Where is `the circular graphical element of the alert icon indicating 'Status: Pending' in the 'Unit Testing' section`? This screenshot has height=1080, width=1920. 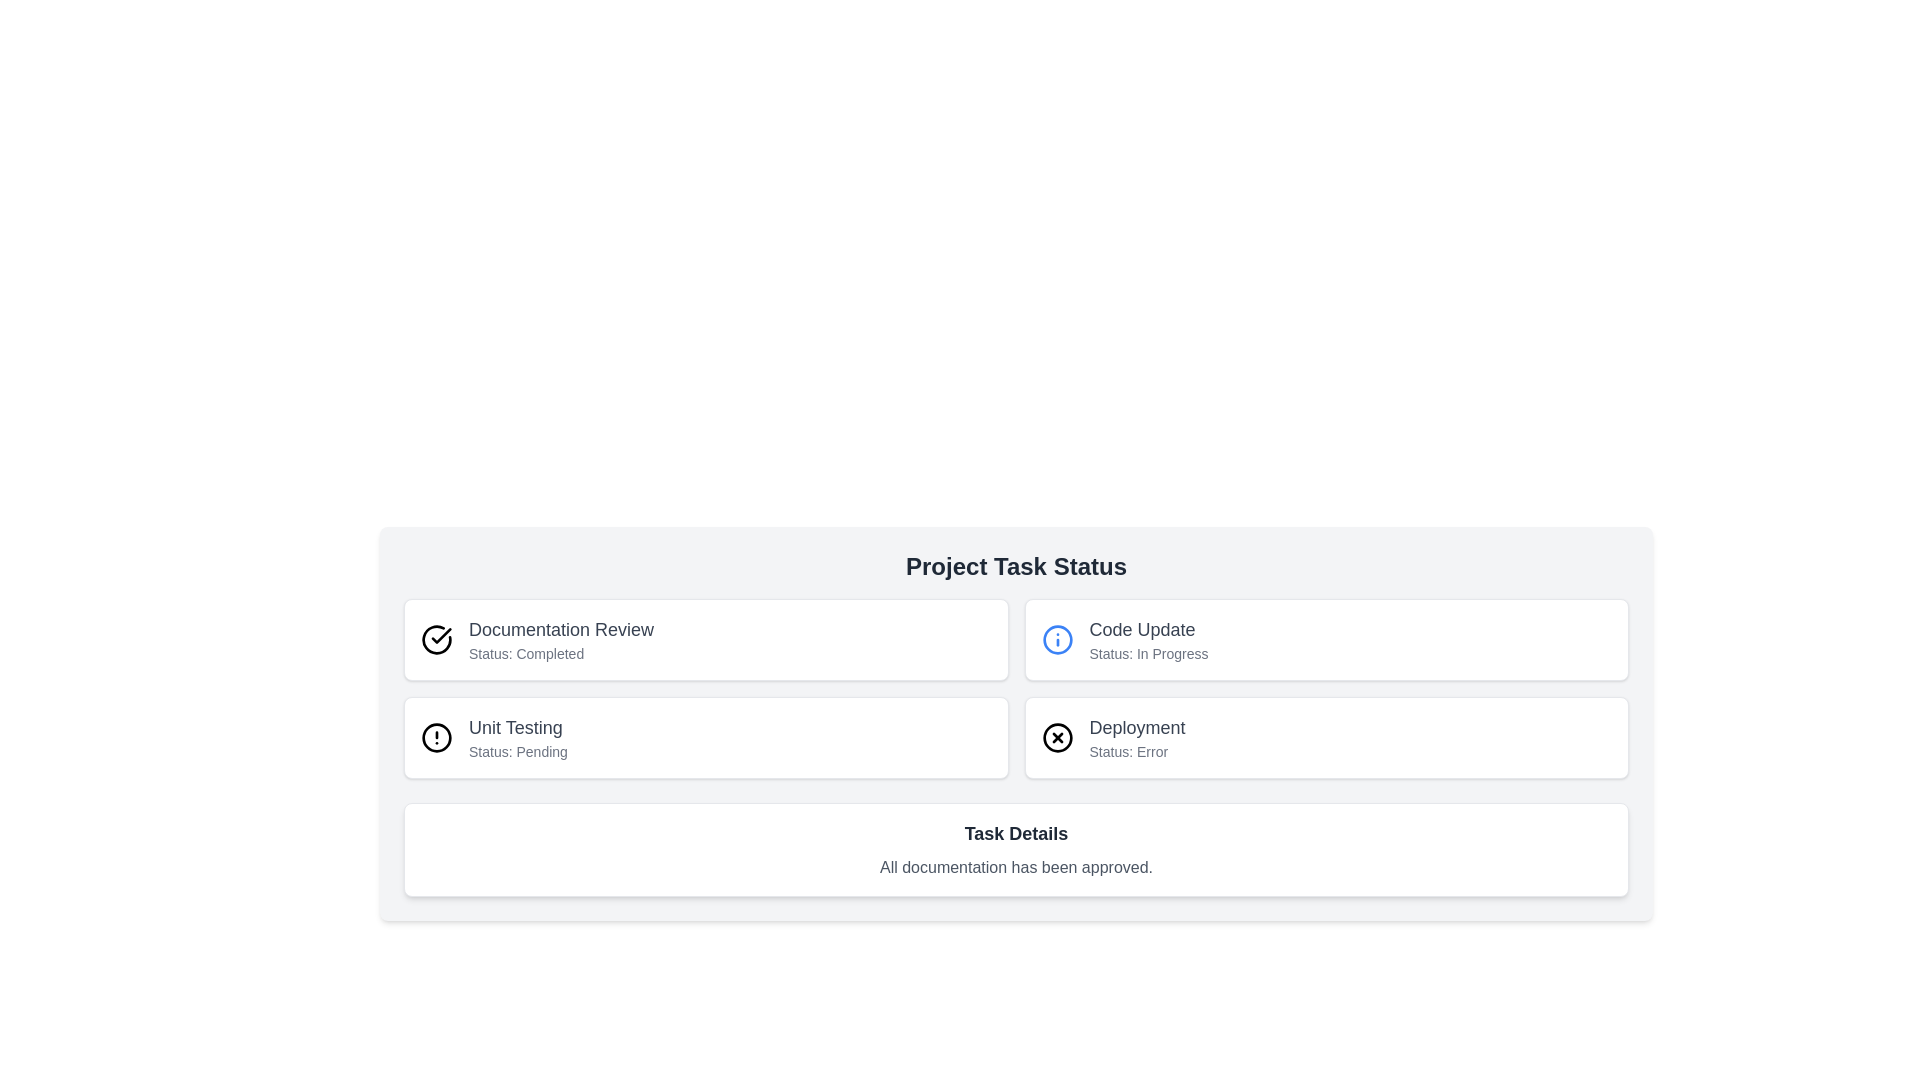 the circular graphical element of the alert icon indicating 'Status: Pending' in the 'Unit Testing' section is located at coordinates (435, 737).